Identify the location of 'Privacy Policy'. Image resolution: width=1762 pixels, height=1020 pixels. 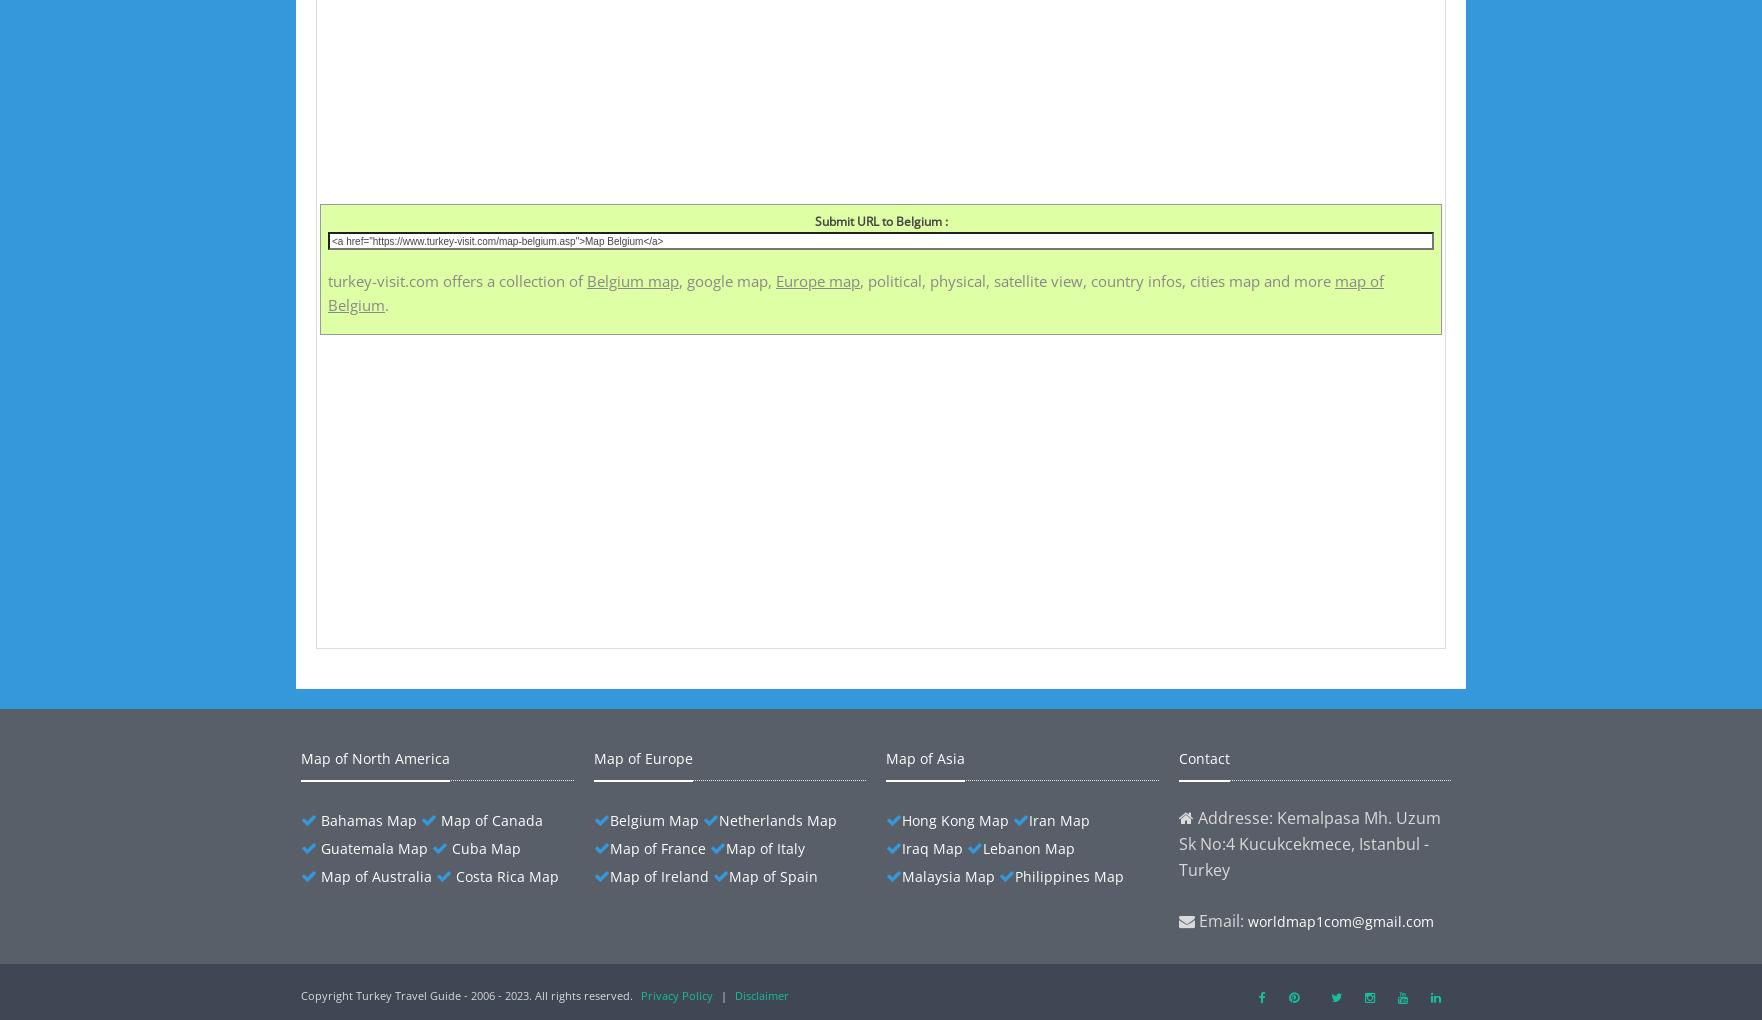
(675, 995).